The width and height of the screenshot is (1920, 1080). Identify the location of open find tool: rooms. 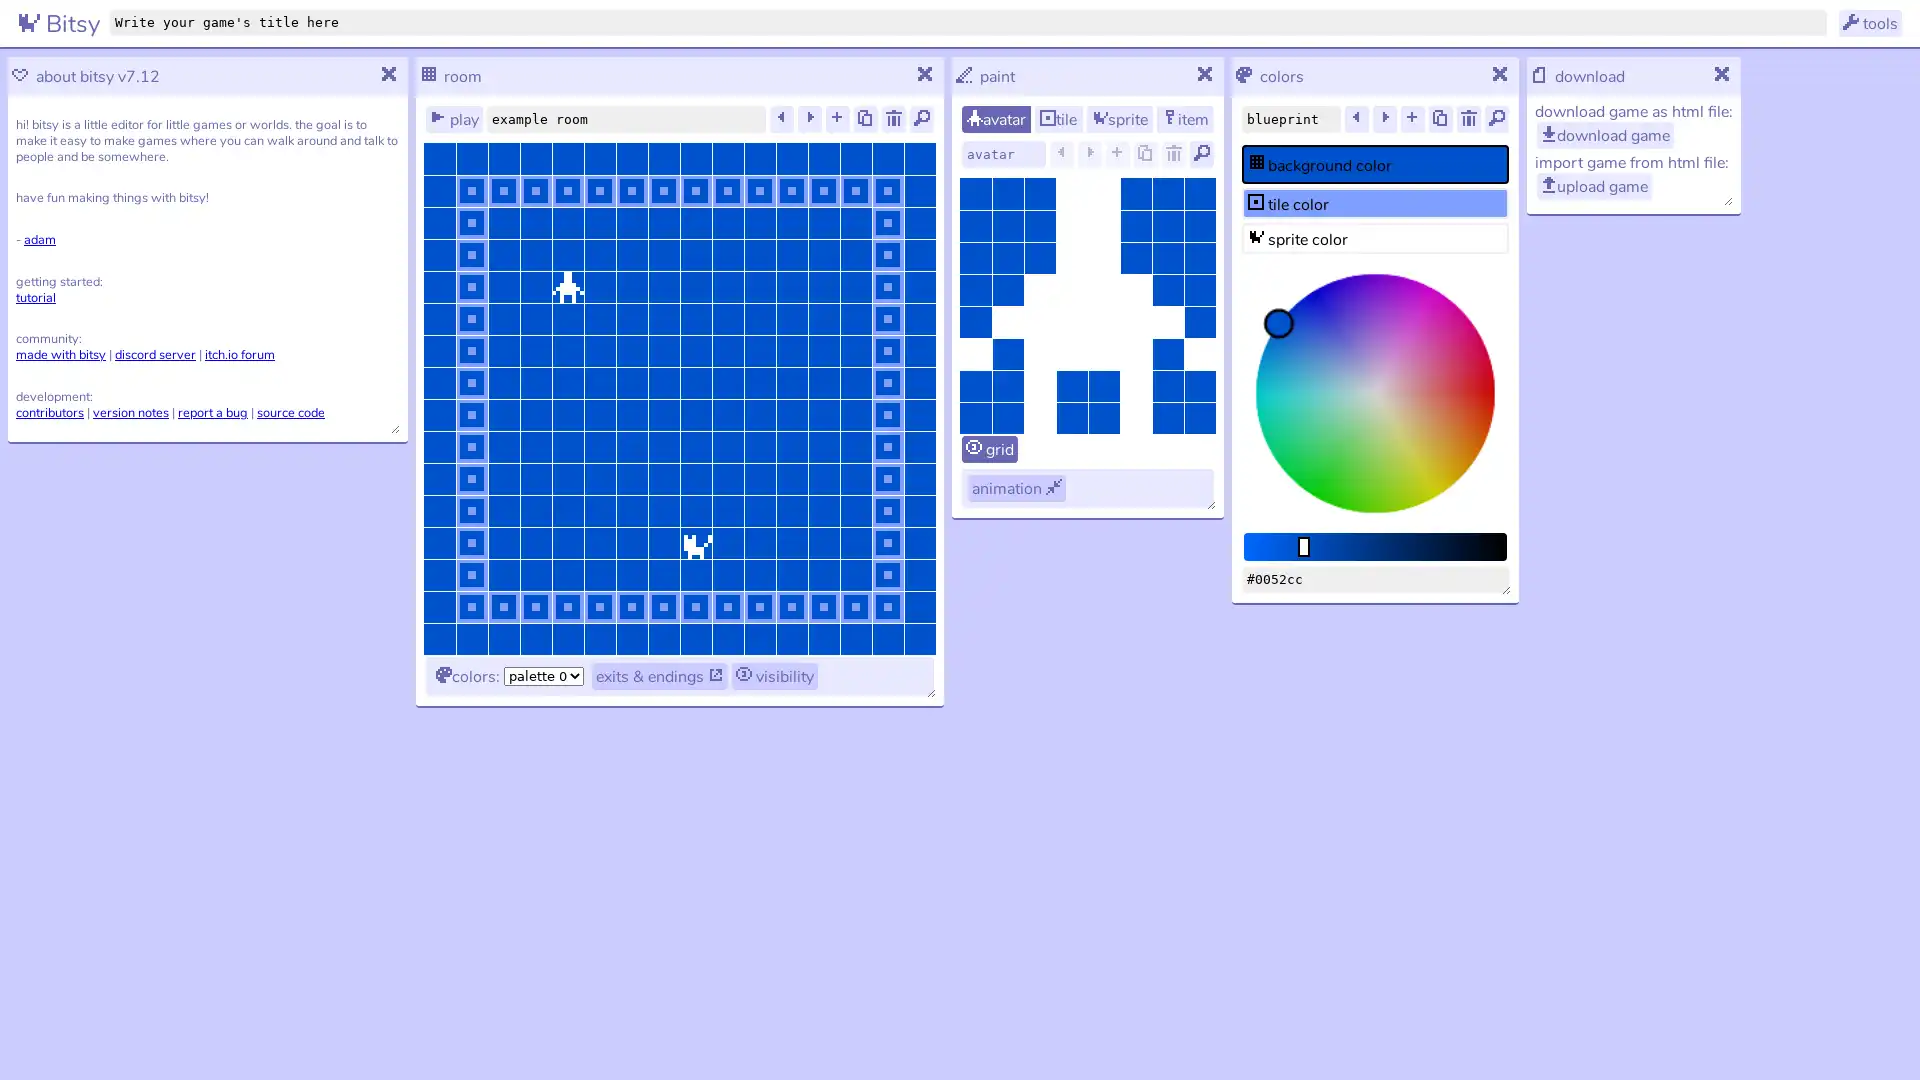
(920, 119).